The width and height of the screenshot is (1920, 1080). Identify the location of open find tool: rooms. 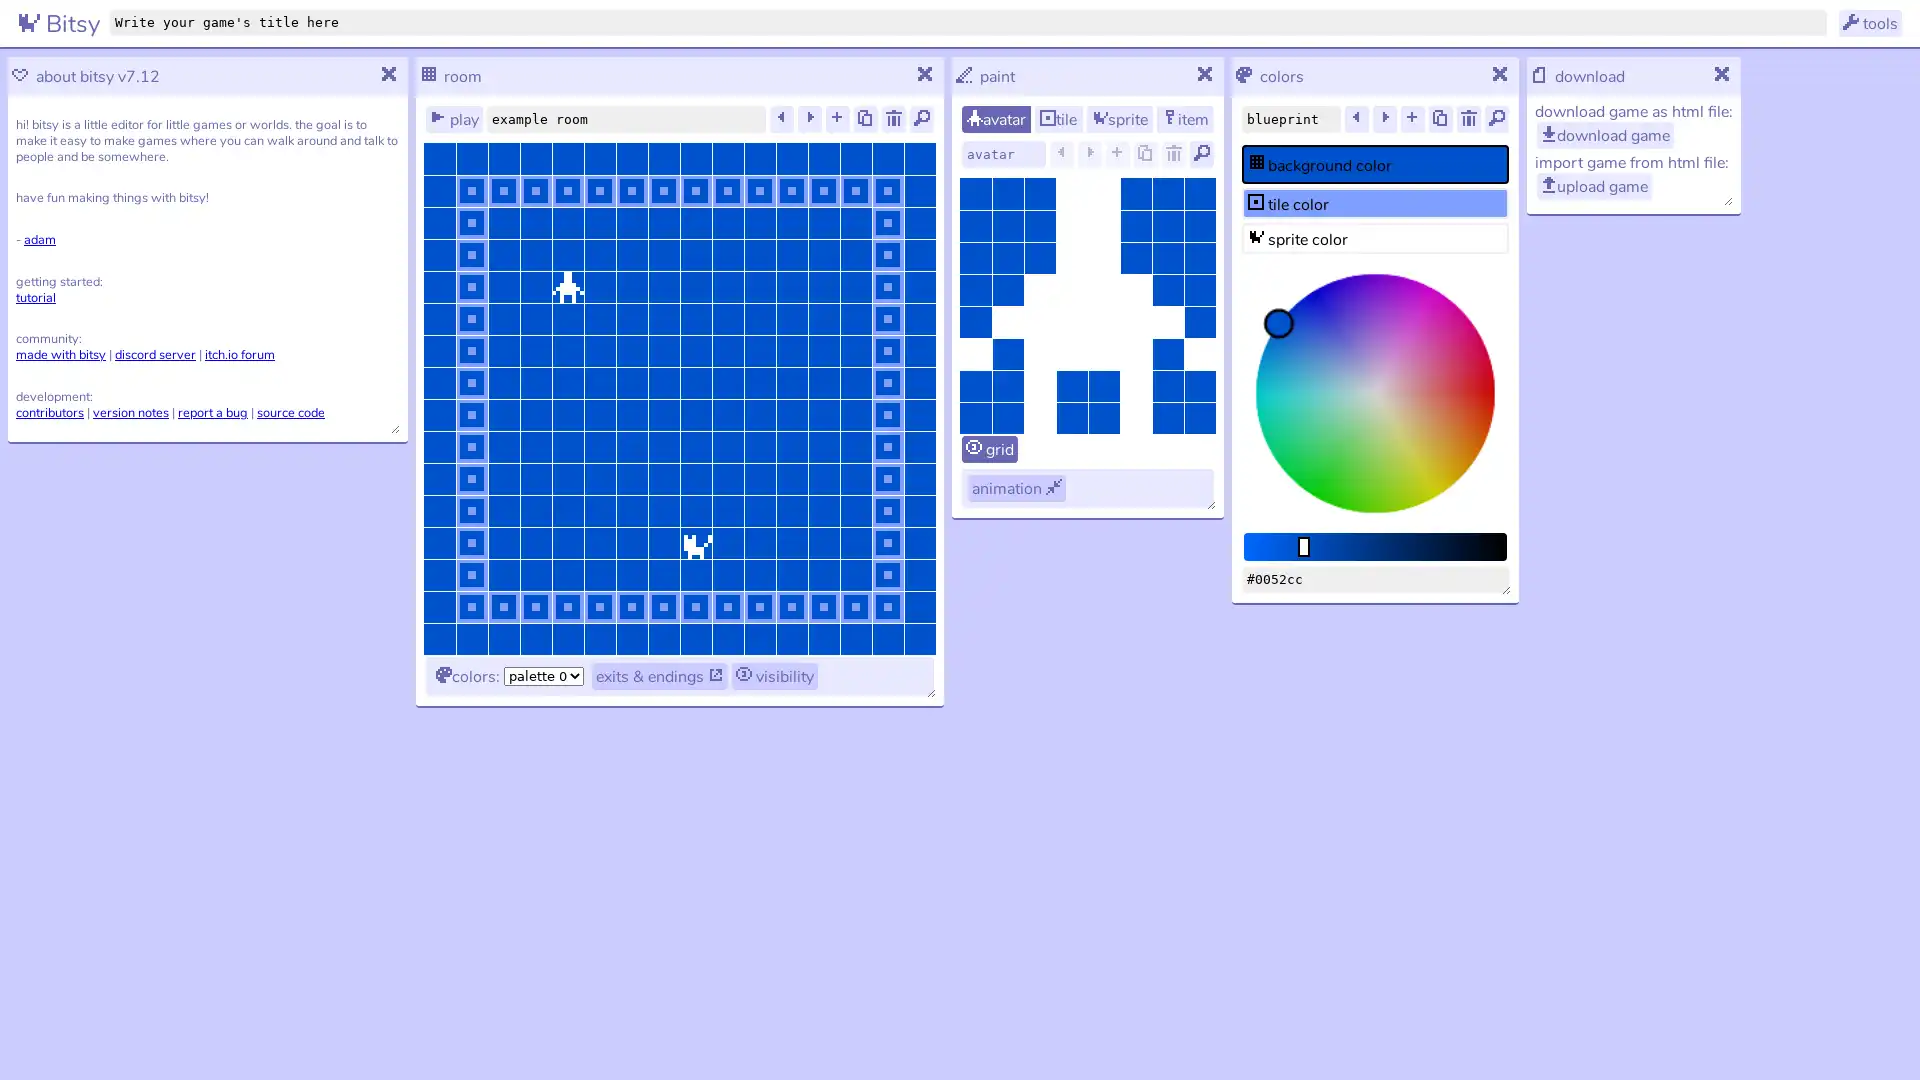
(920, 119).